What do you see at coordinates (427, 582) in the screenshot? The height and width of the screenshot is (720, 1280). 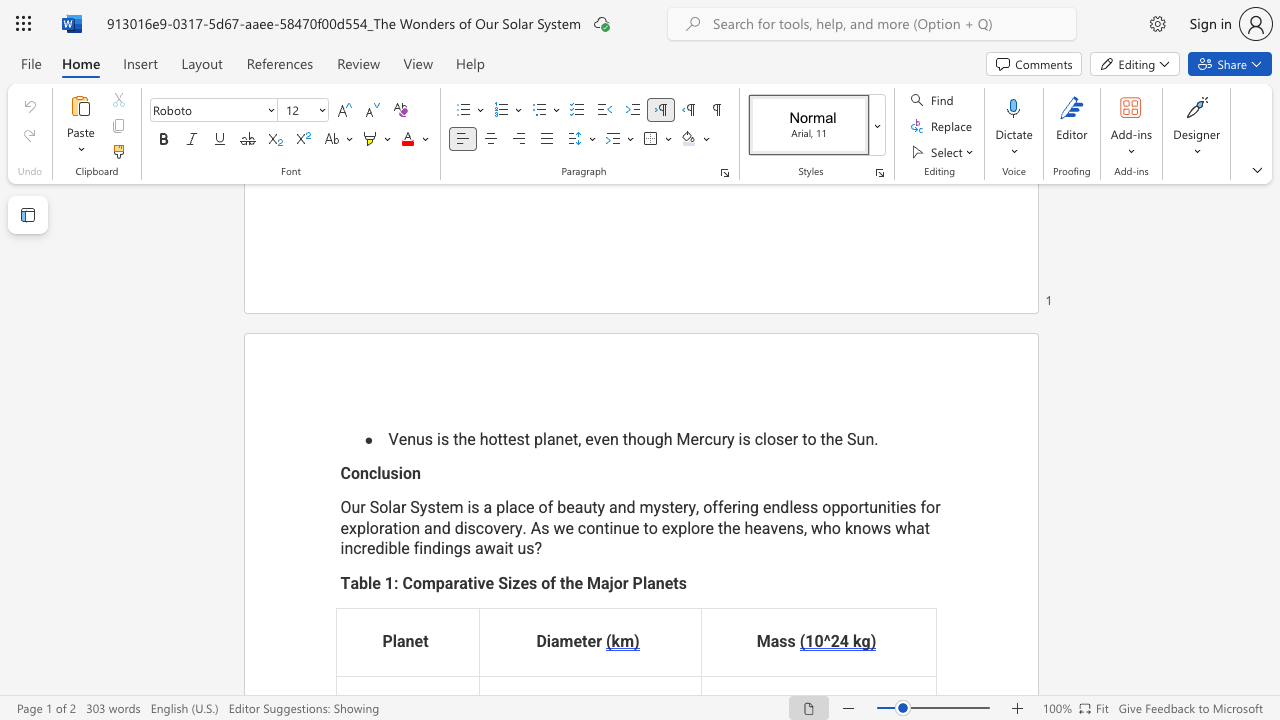 I see `the 1th character "m" in the text` at bounding box center [427, 582].